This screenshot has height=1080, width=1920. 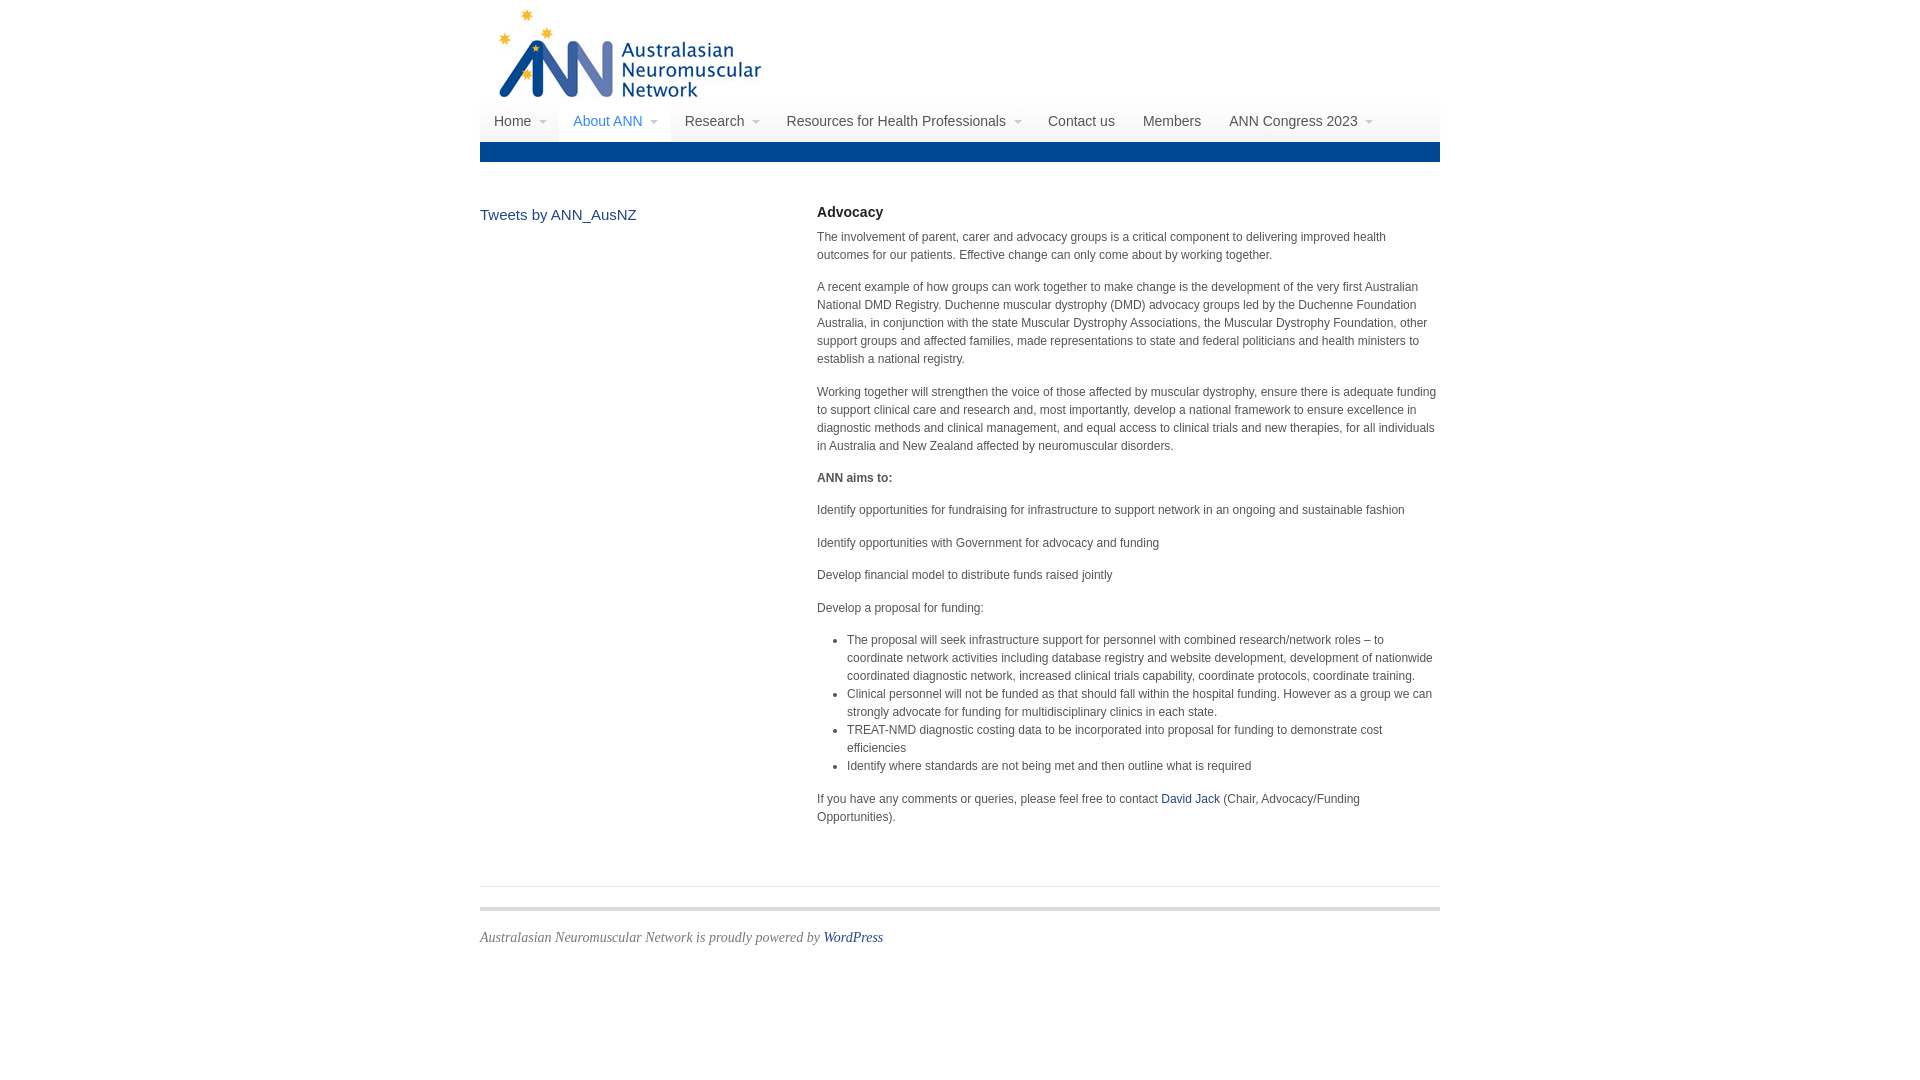 I want to click on 'Research', so click(x=720, y=120).